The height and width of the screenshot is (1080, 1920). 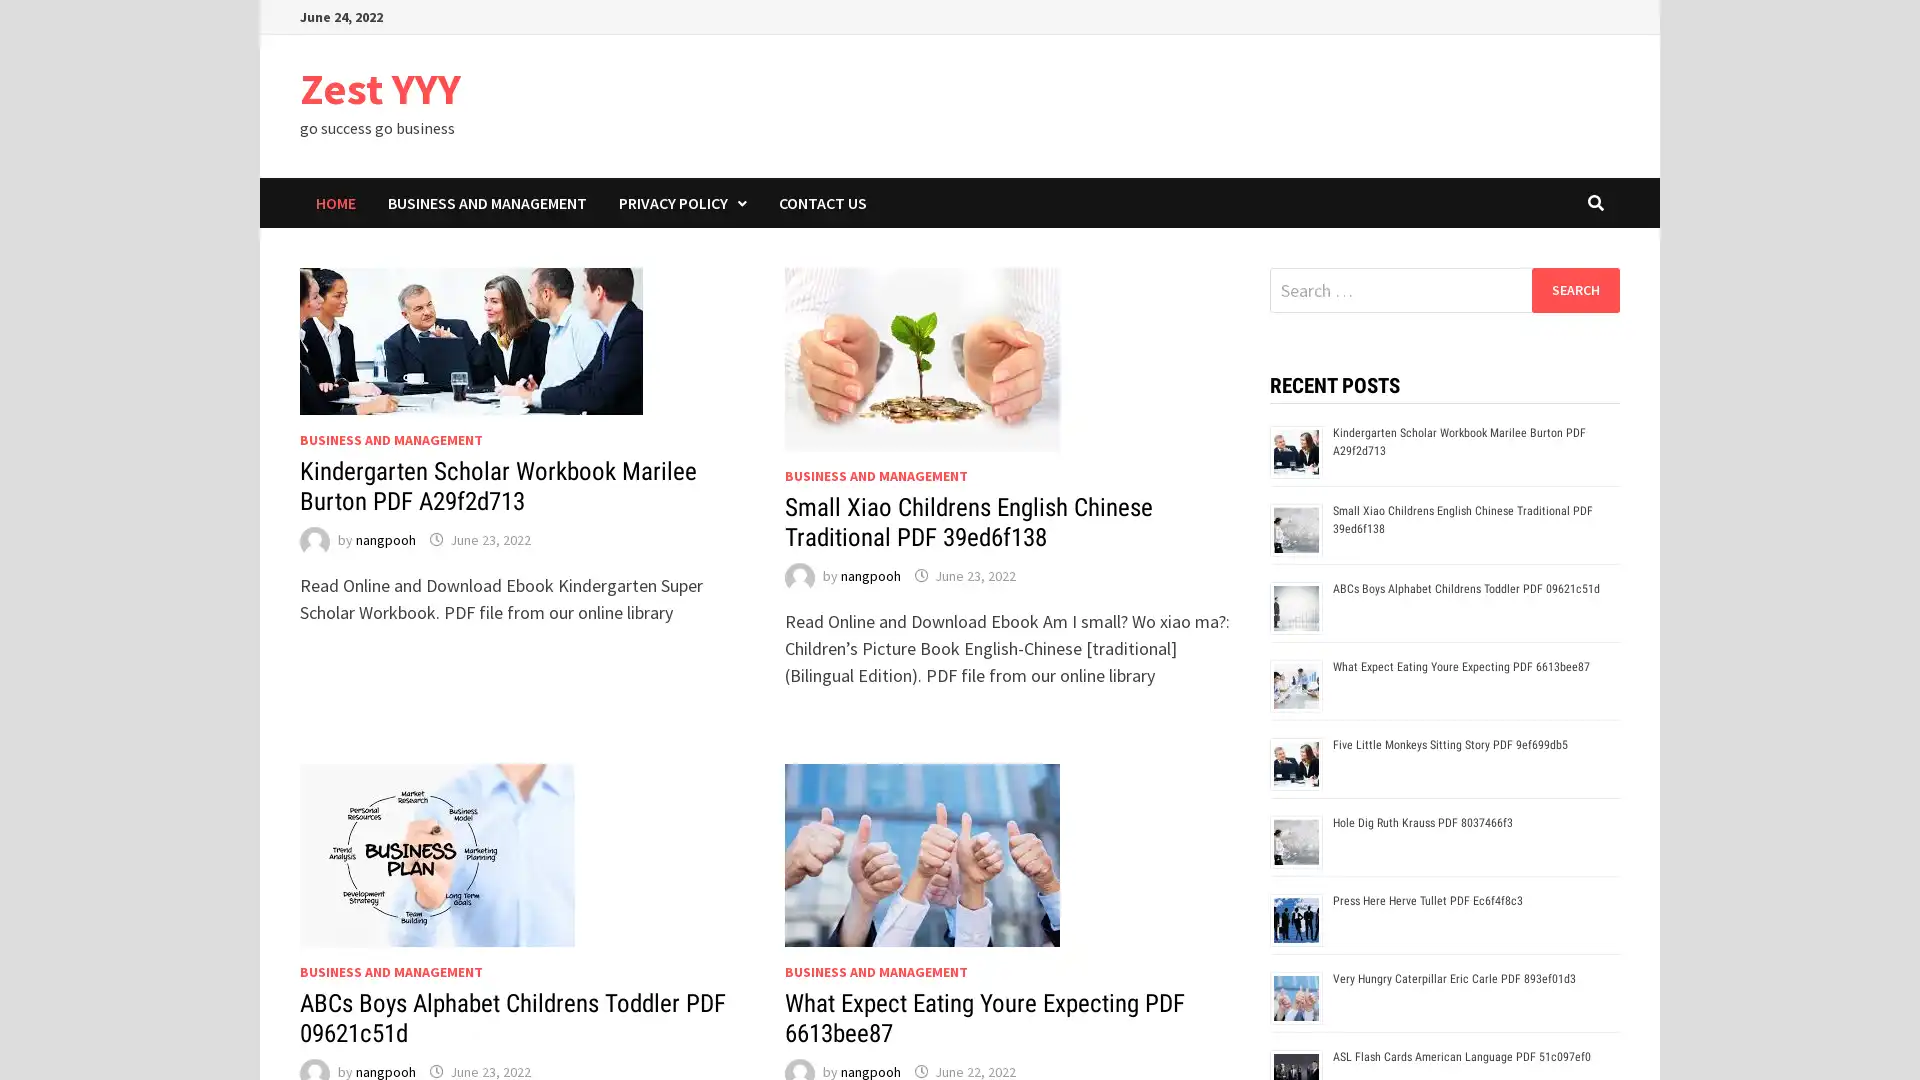 What do you see at coordinates (1574, 289) in the screenshot?
I see `Search` at bounding box center [1574, 289].